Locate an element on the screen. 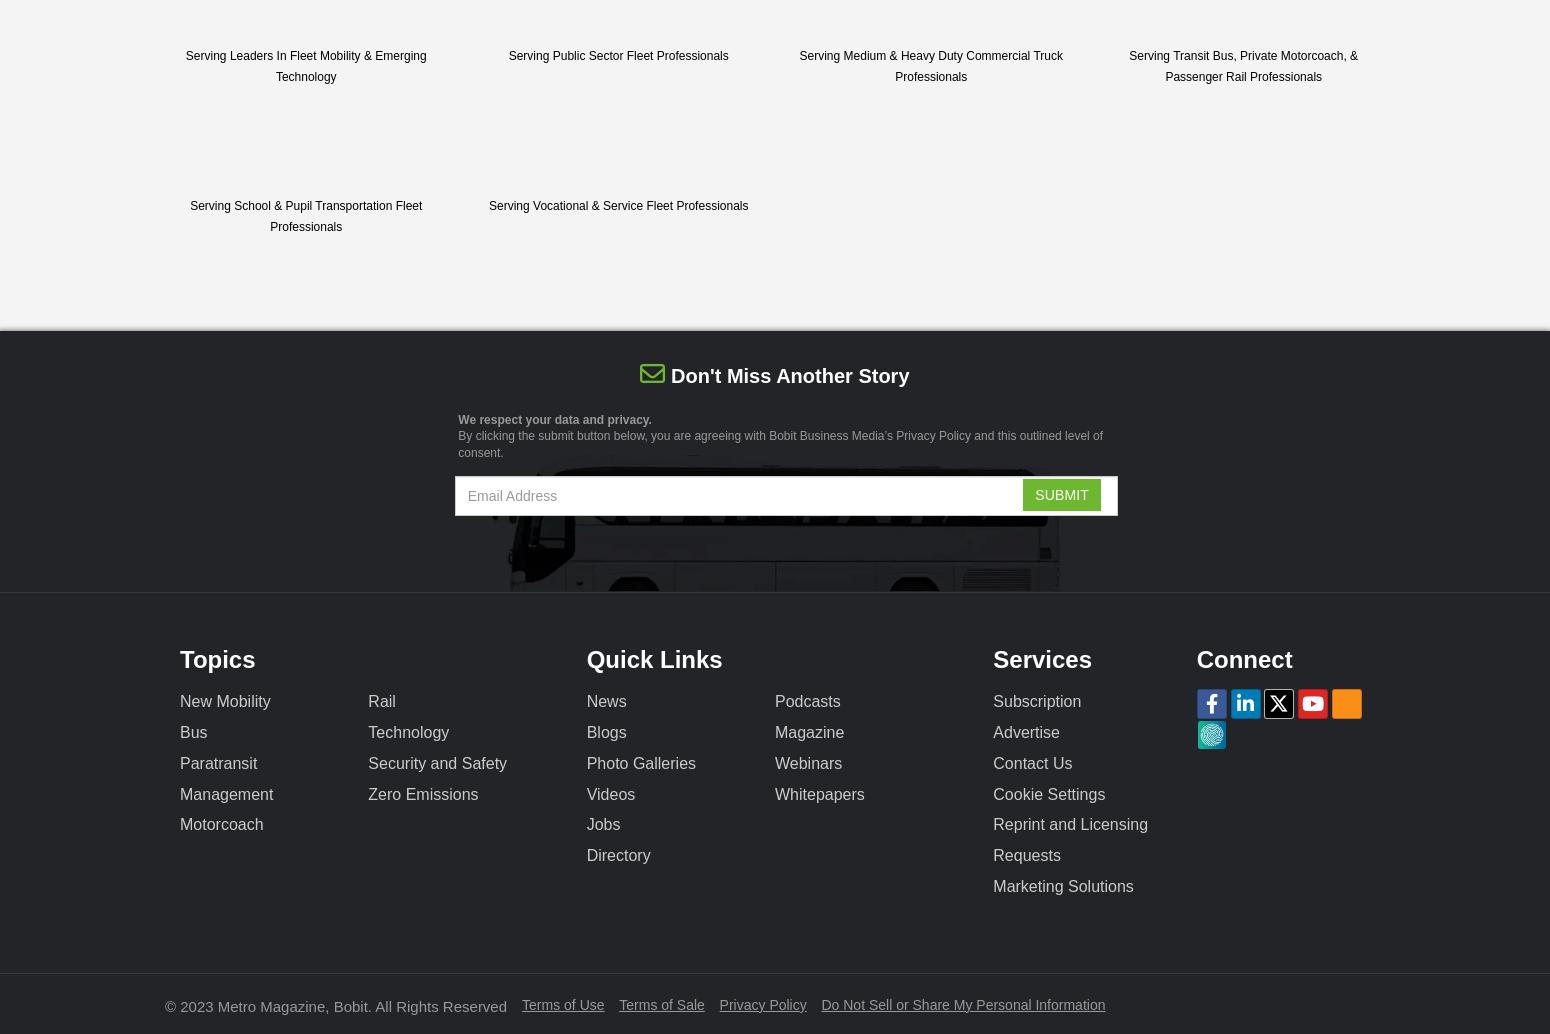 The height and width of the screenshot is (1034, 1550). 'and this outlined' is located at coordinates (1018, 435).